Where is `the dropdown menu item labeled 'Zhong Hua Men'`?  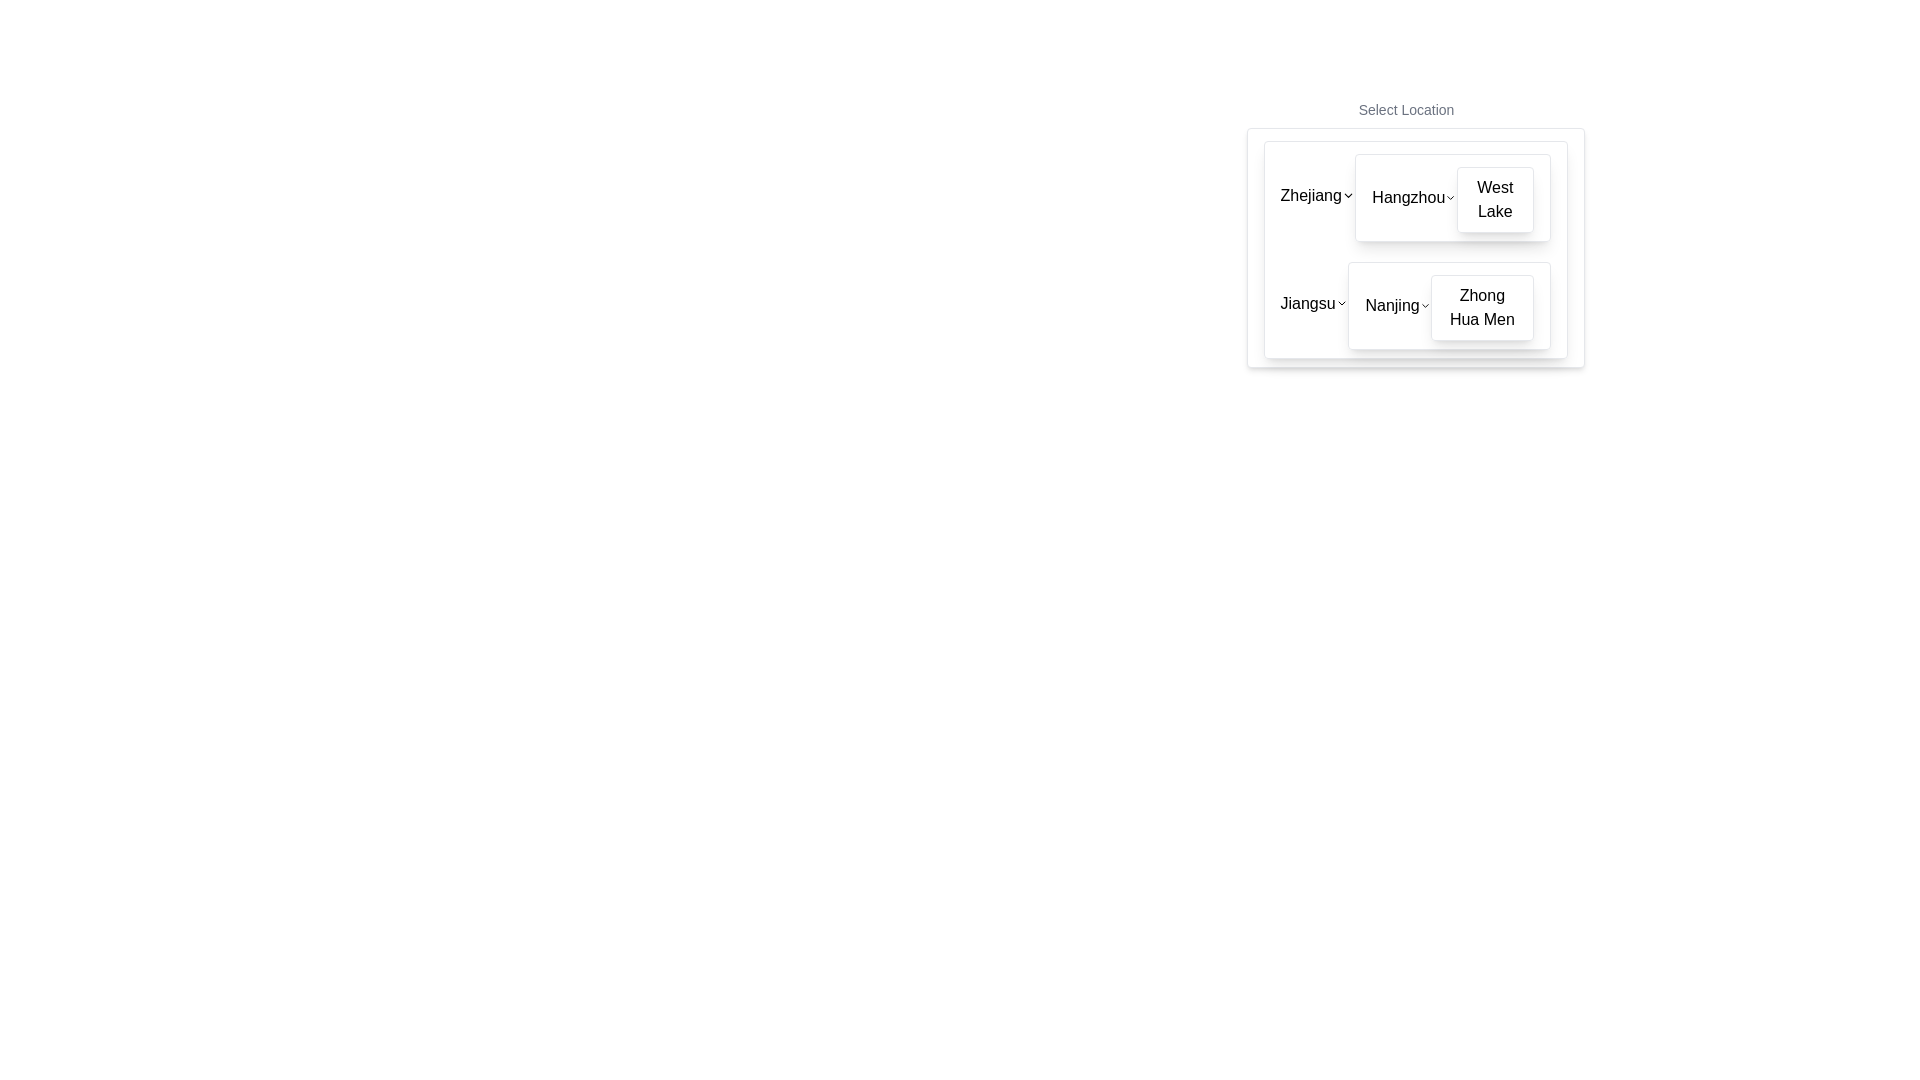
the dropdown menu item labeled 'Zhong Hua Men' is located at coordinates (1449, 305).